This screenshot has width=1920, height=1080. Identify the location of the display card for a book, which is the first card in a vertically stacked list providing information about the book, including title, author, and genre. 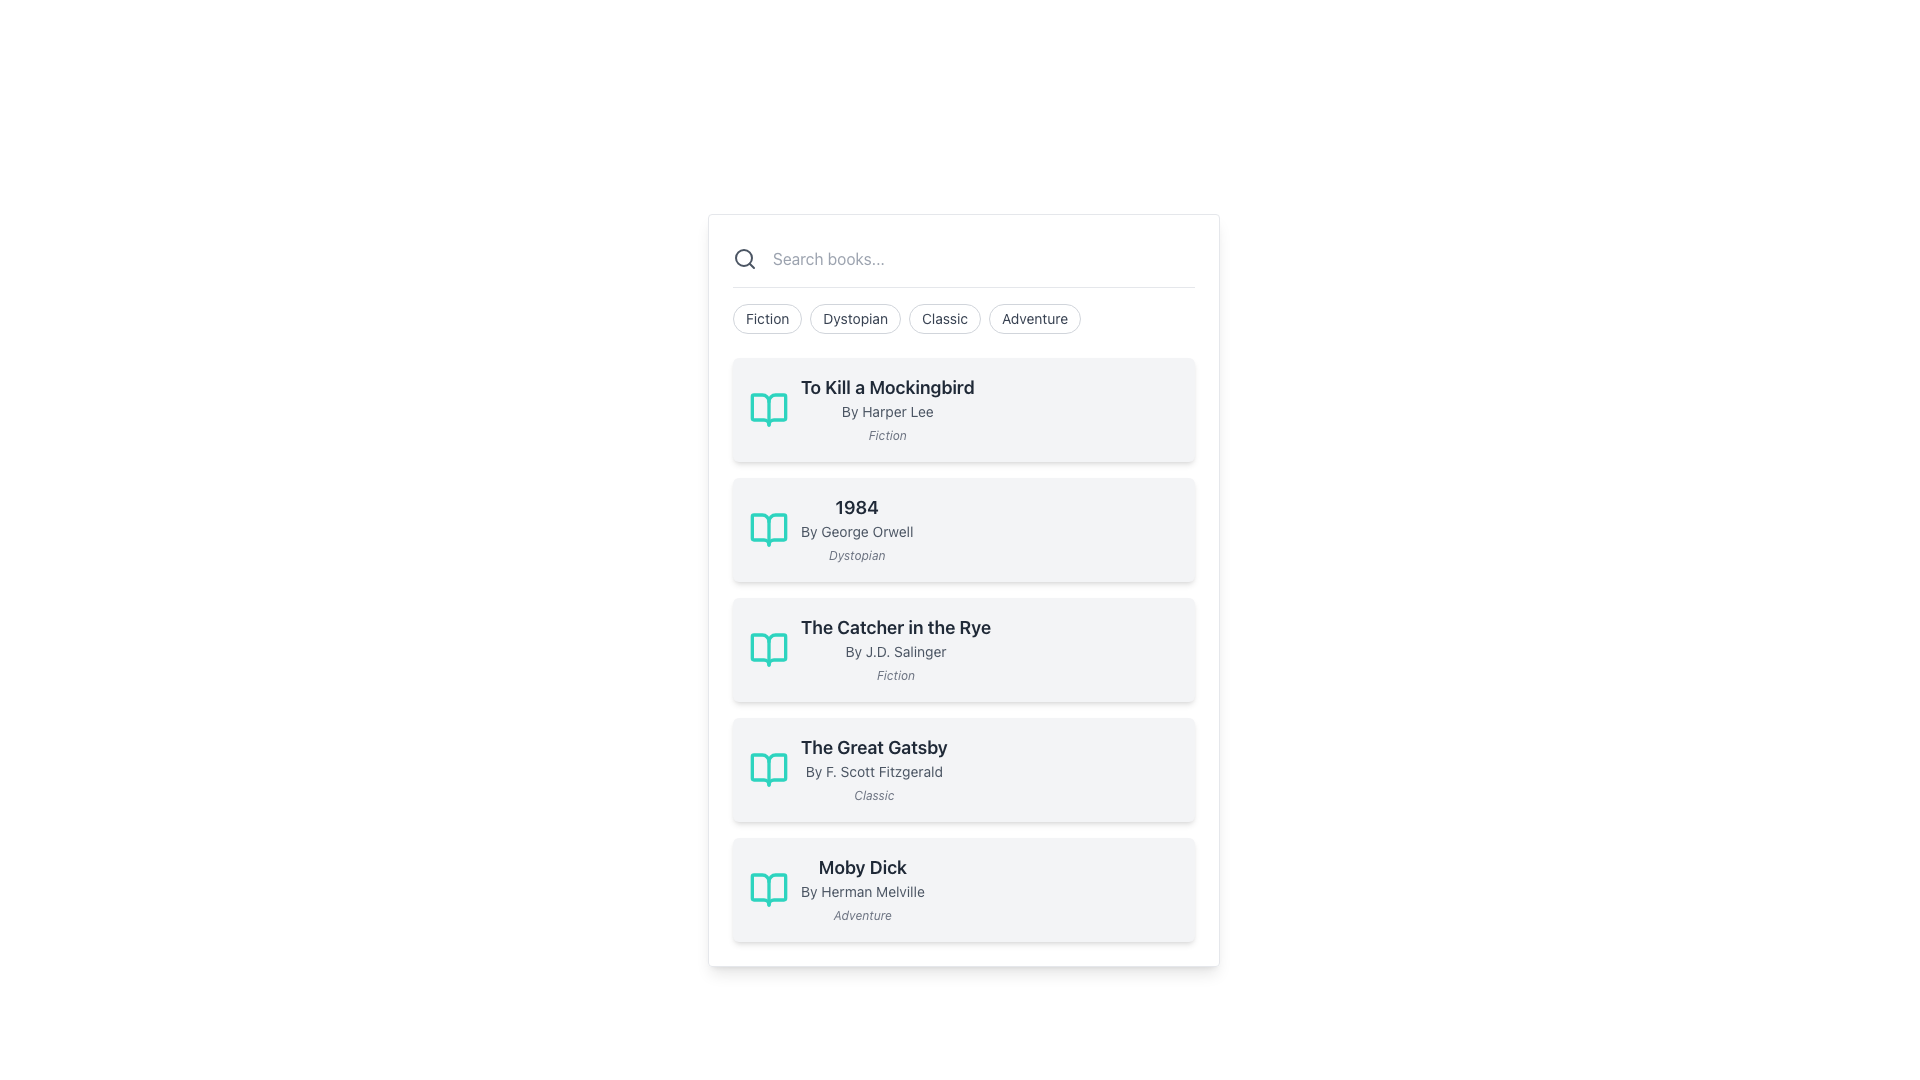
(964, 408).